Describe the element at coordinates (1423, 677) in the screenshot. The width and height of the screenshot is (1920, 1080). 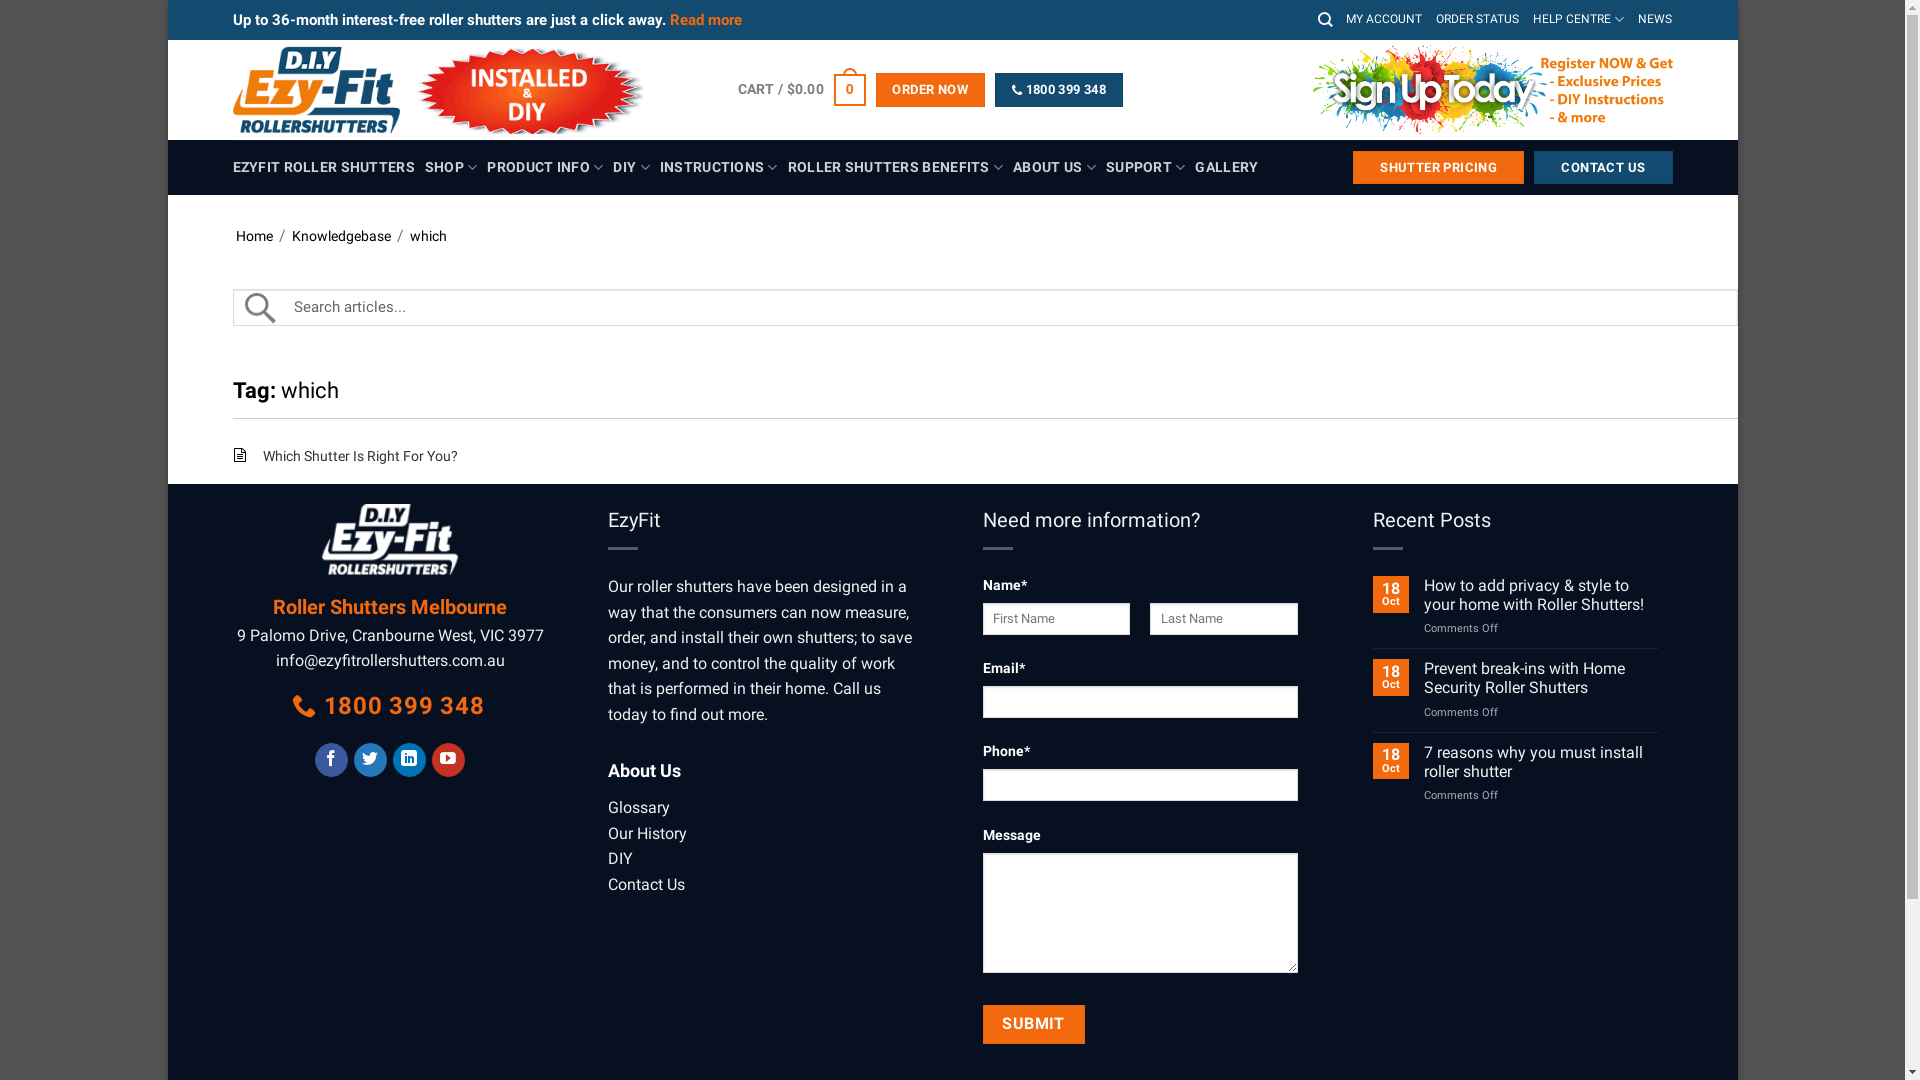
I see `'Prevent break-ins with Home Security Roller Shutters'` at that location.